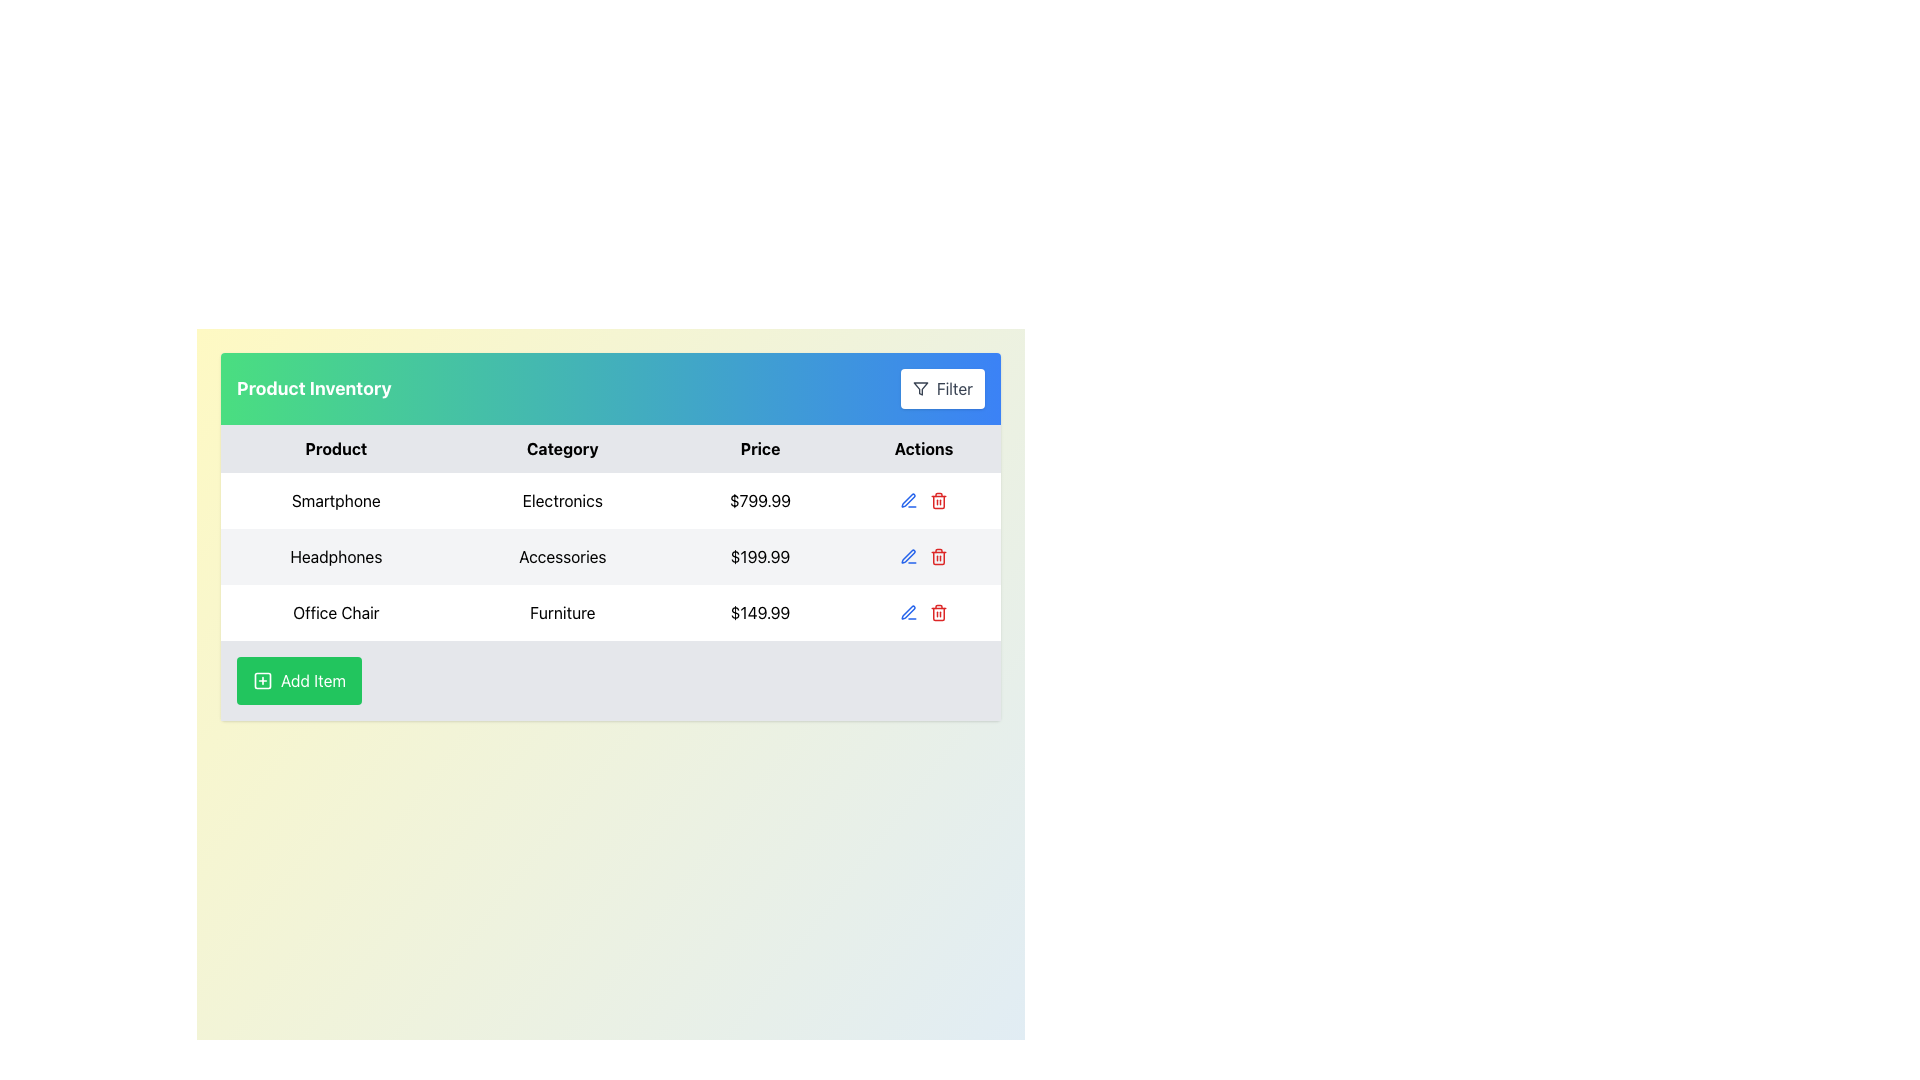 The height and width of the screenshot is (1080, 1920). What do you see at coordinates (908, 556) in the screenshot?
I see `the blue pen-shaped icon button in the 'Actions' column corresponding to the 'Smartphone' item to change its state or display a tooltip` at bounding box center [908, 556].